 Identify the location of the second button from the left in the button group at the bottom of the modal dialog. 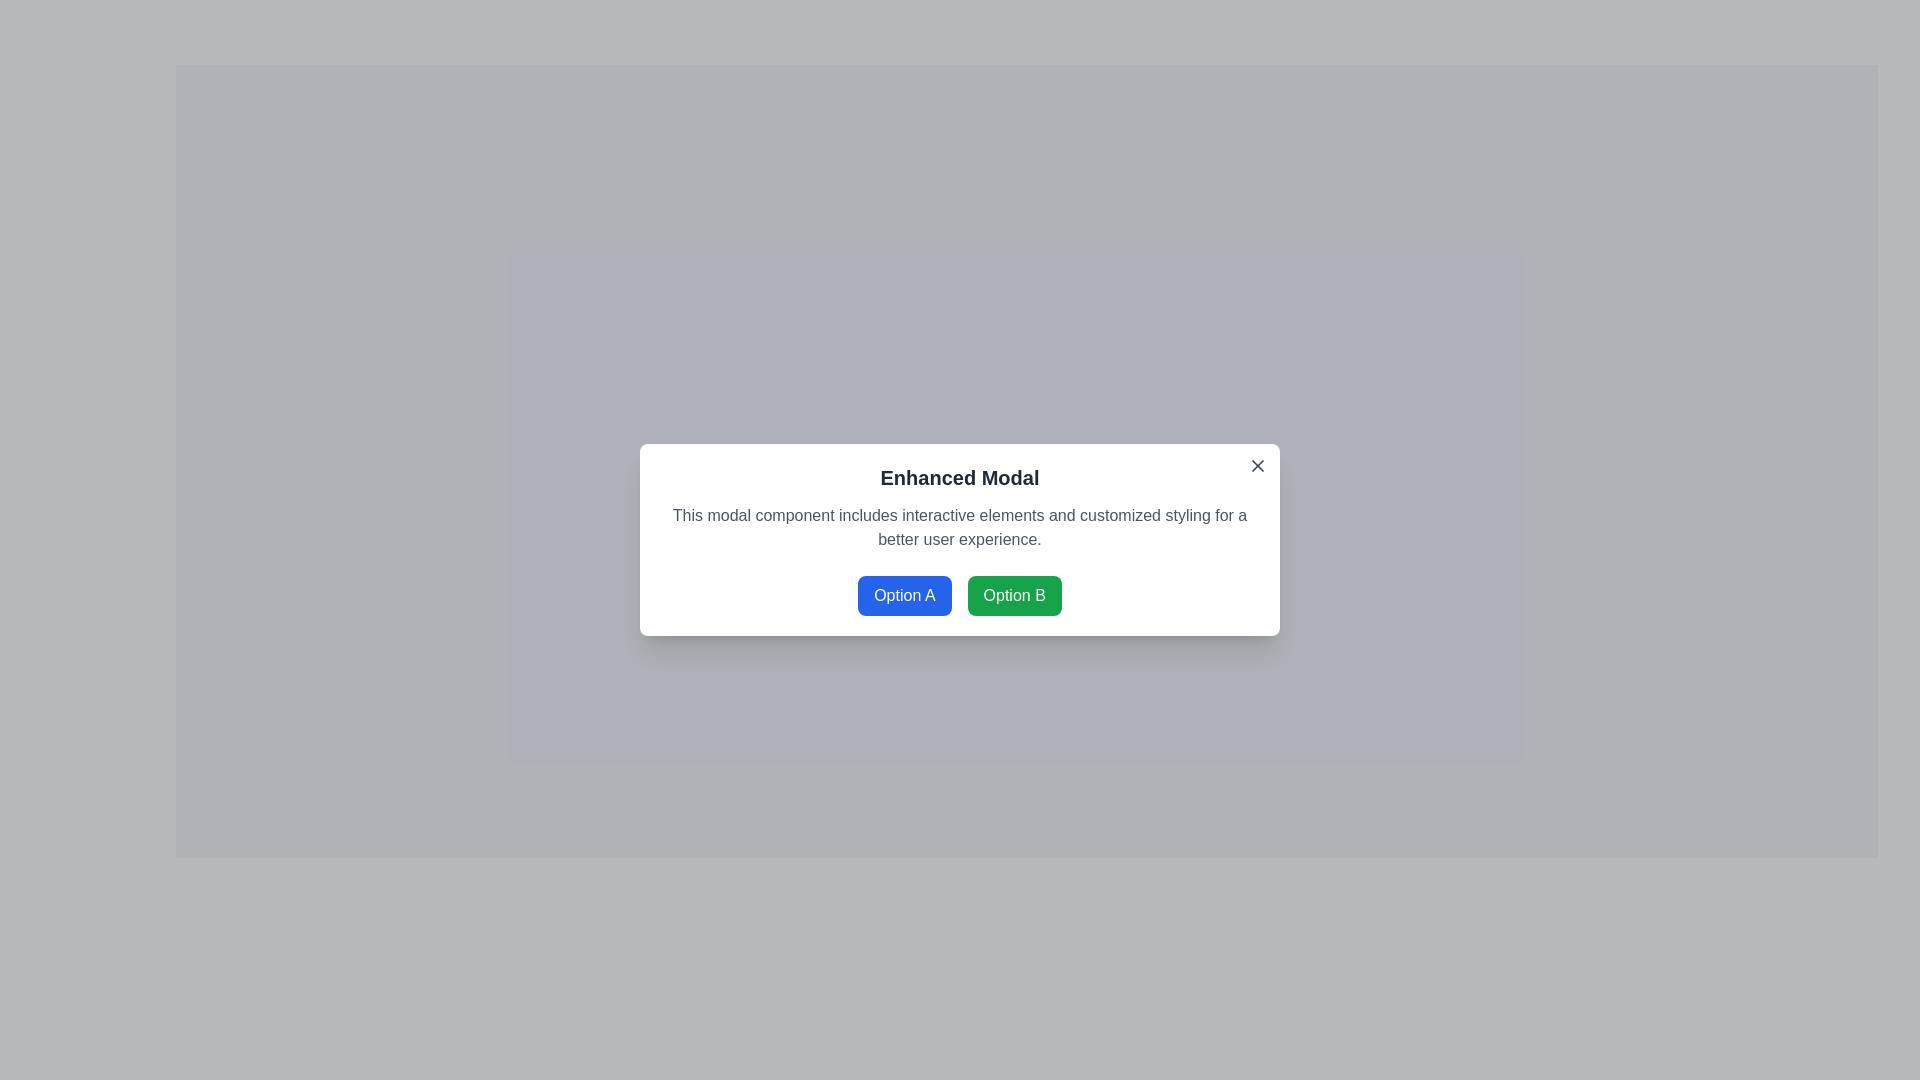
(1014, 595).